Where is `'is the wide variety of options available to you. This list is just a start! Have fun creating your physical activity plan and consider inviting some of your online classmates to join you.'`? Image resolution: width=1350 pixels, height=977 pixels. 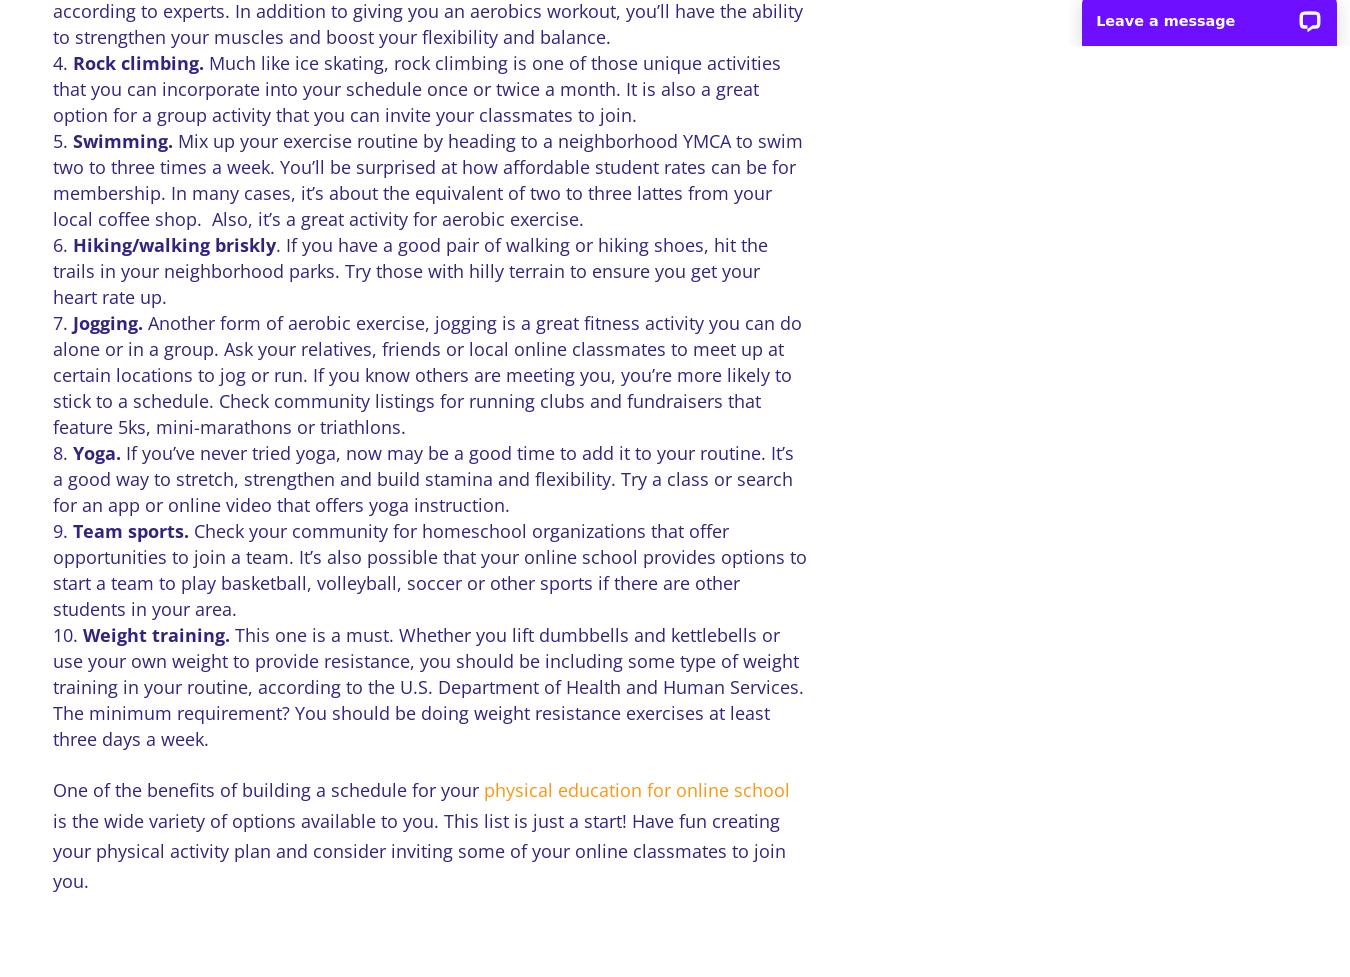 'is the wide variety of options available to you. This list is just a start! Have fun creating your physical activity plan and consider inviting some of your online classmates to join you.' is located at coordinates (418, 849).